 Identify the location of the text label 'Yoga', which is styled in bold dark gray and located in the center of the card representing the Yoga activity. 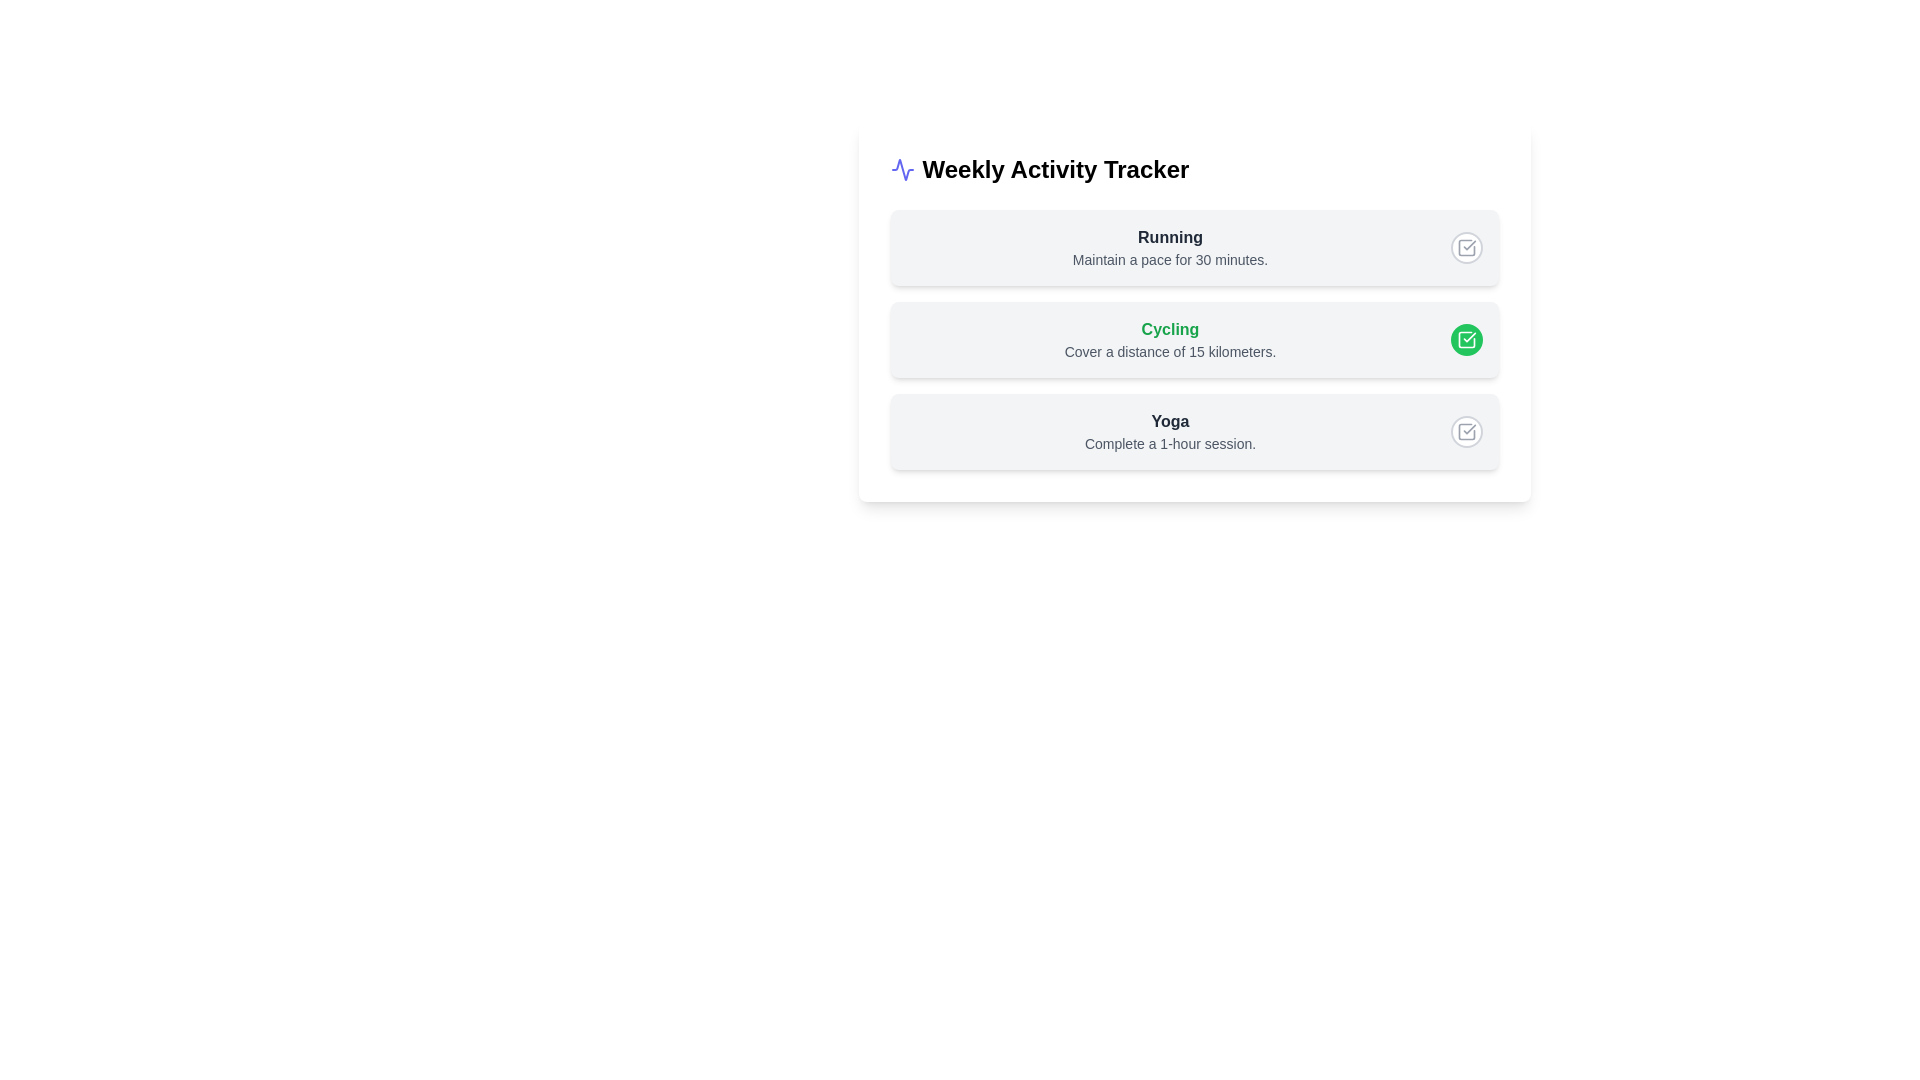
(1170, 420).